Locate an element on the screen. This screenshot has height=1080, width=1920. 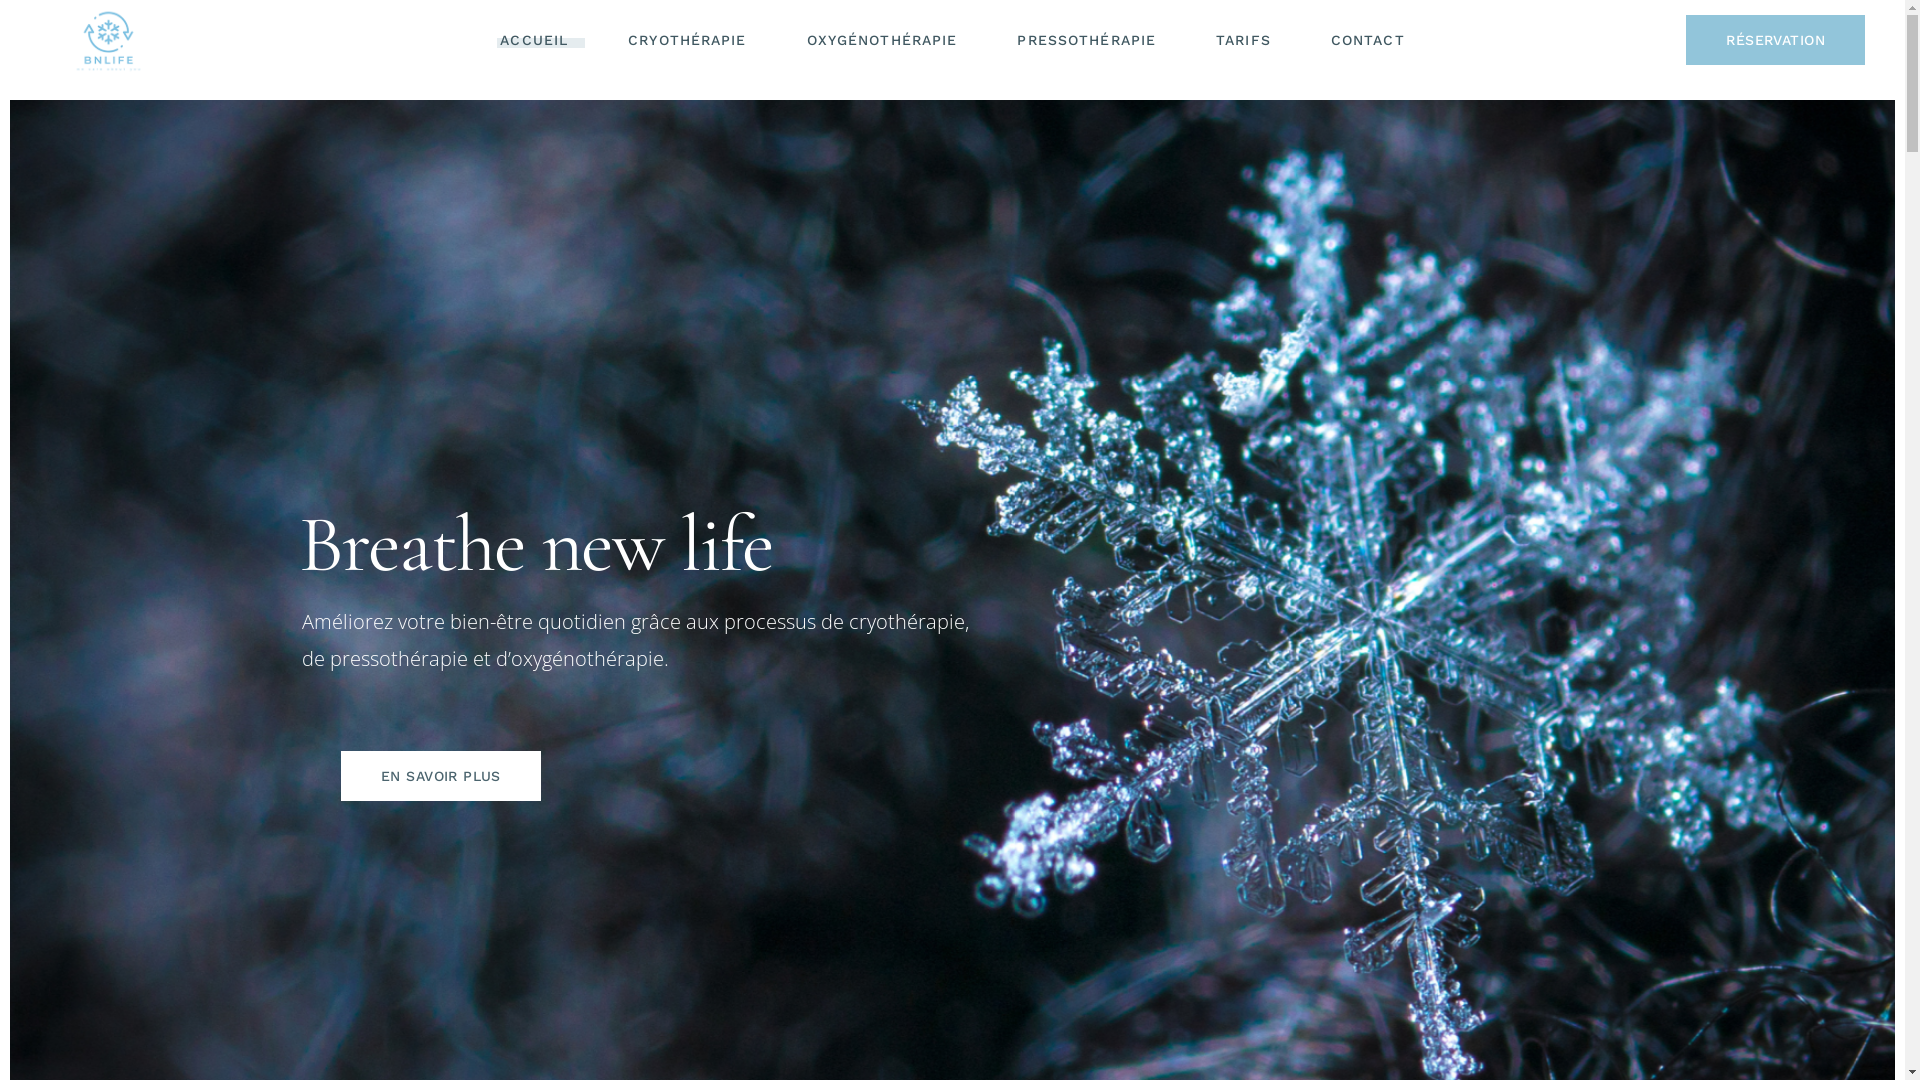
'TARIFS' is located at coordinates (1242, 39).